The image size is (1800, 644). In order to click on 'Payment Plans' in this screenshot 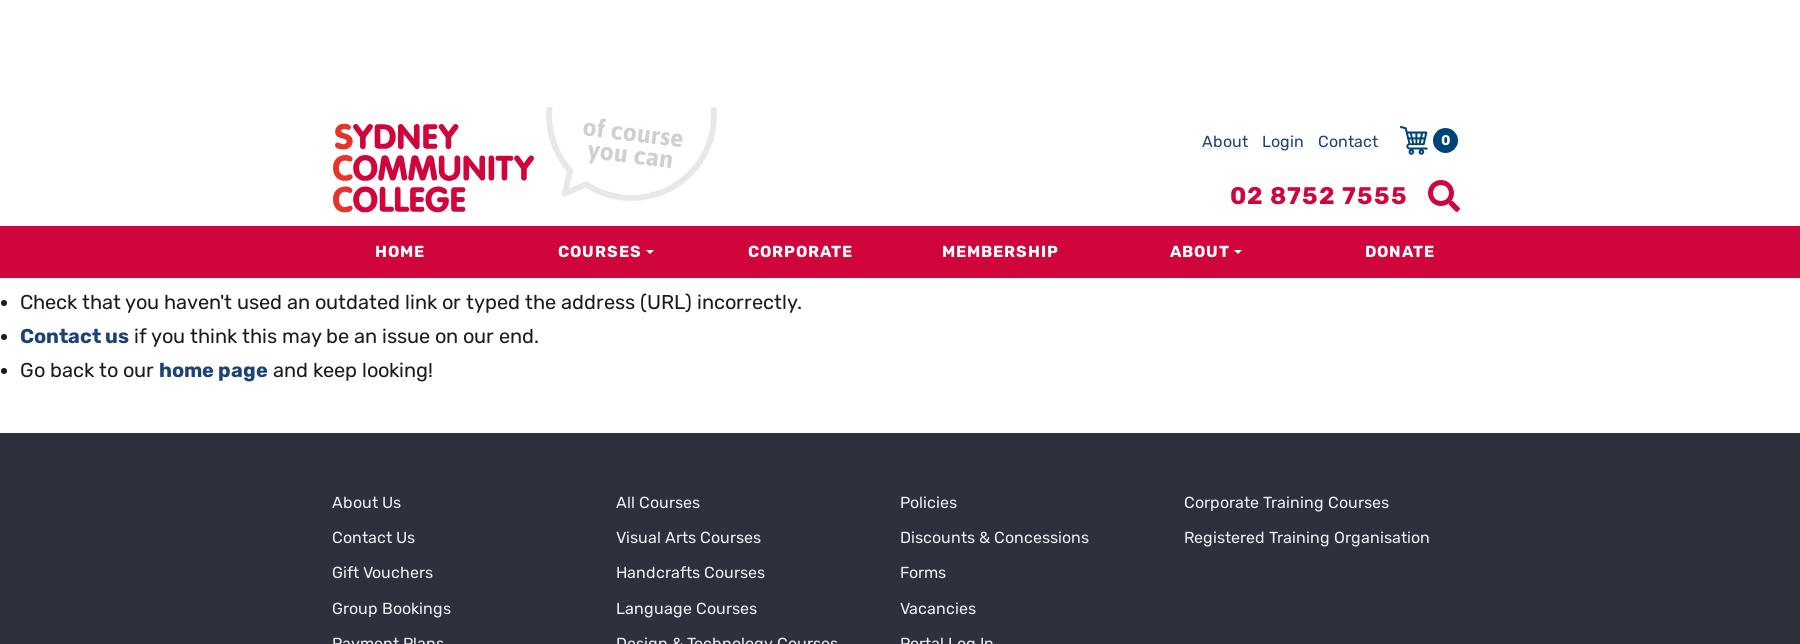, I will do `click(388, 362)`.